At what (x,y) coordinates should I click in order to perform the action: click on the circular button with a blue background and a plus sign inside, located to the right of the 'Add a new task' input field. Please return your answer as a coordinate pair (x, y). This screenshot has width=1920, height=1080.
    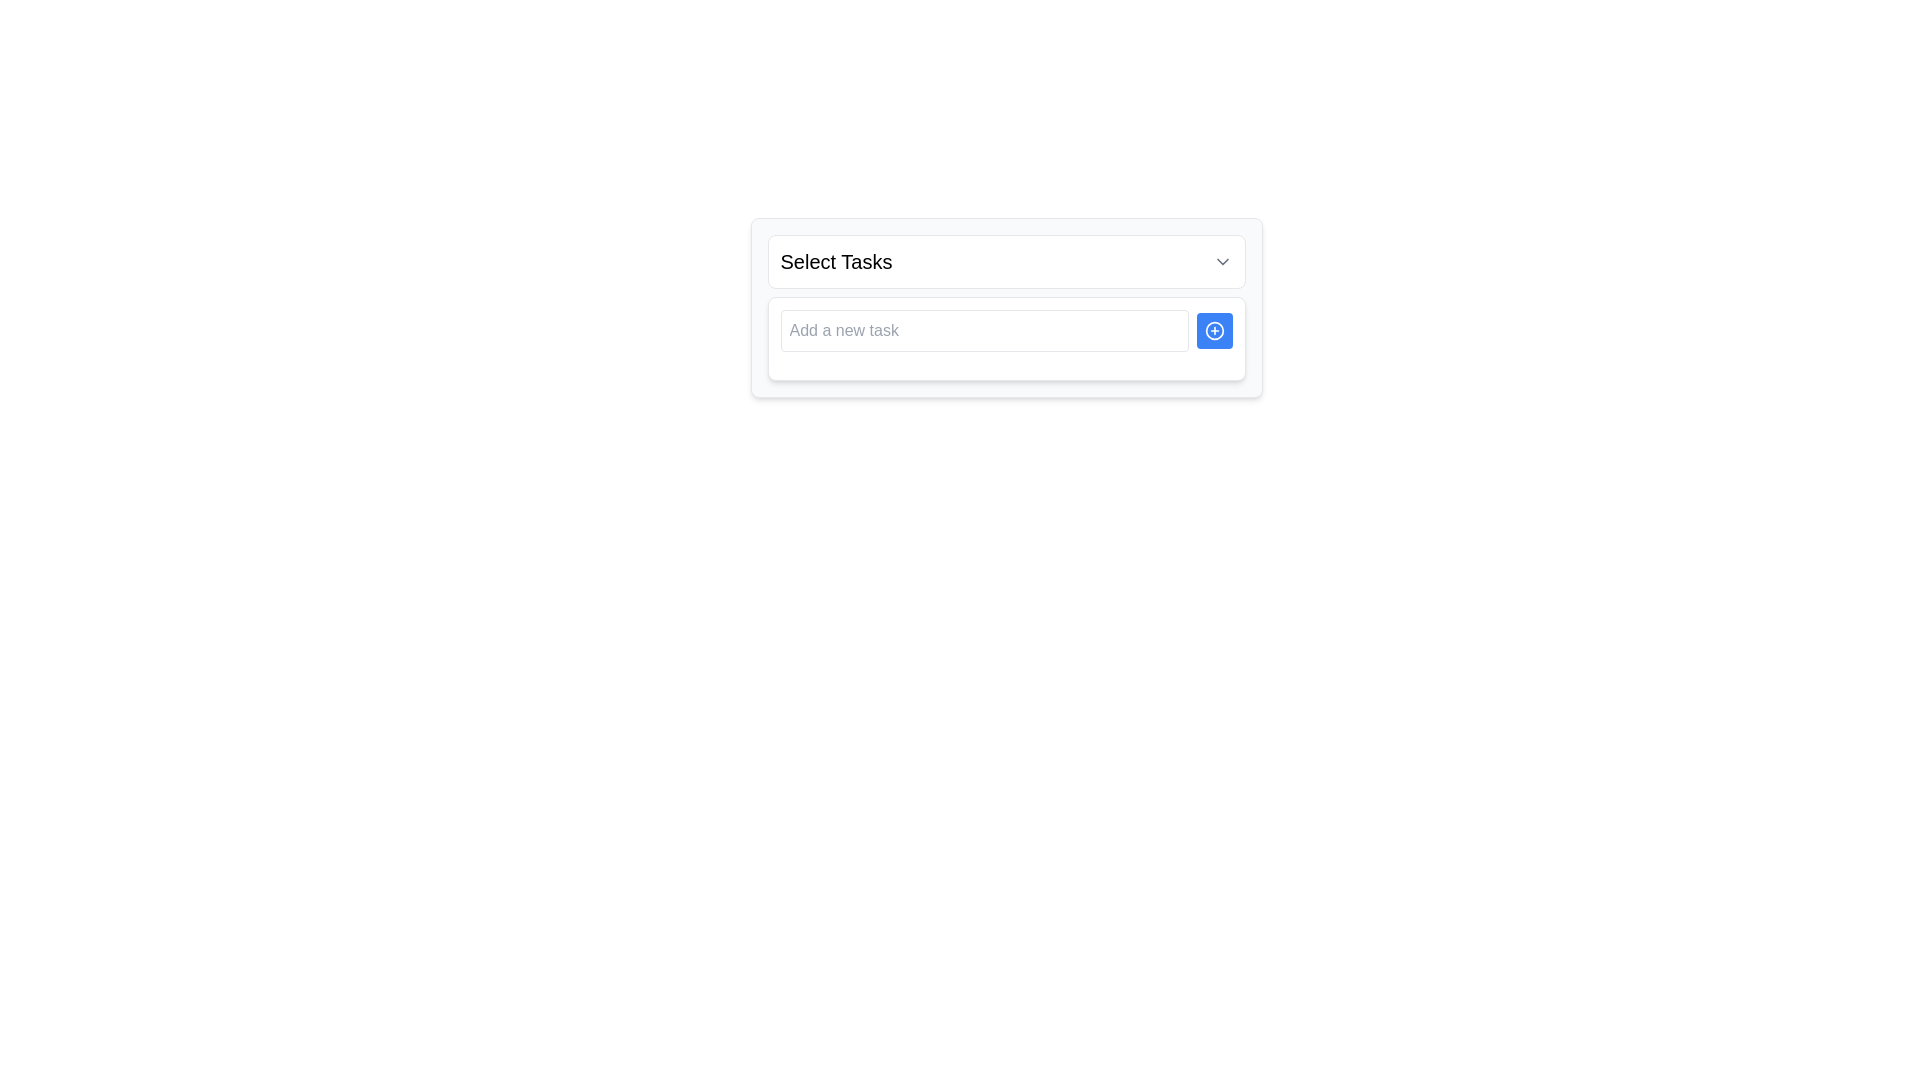
    Looking at the image, I should click on (1213, 330).